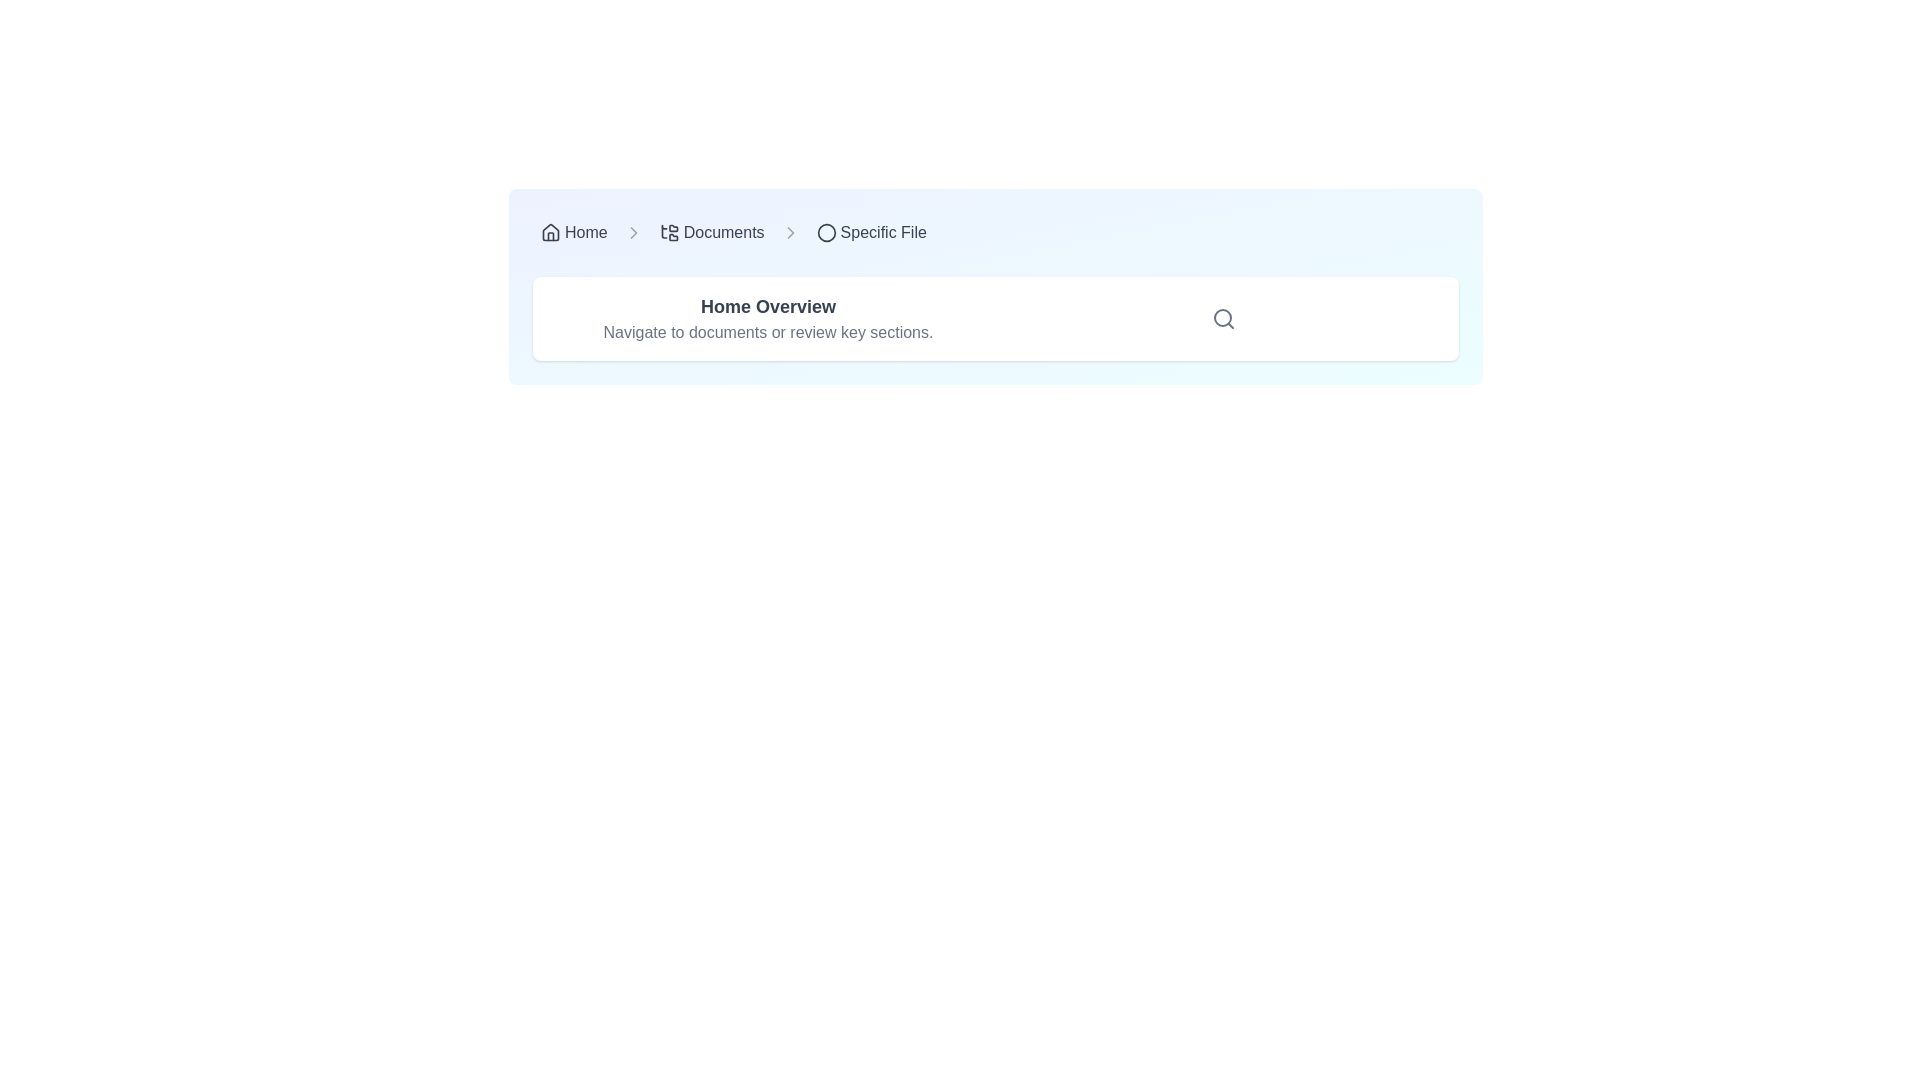  What do you see at coordinates (767, 331) in the screenshot?
I see `the static text label that reads 'Navigate to documents or review key sections,' which is styled in gray and positioned below the 'Home Overview' heading` at bounding box center [767, 331].